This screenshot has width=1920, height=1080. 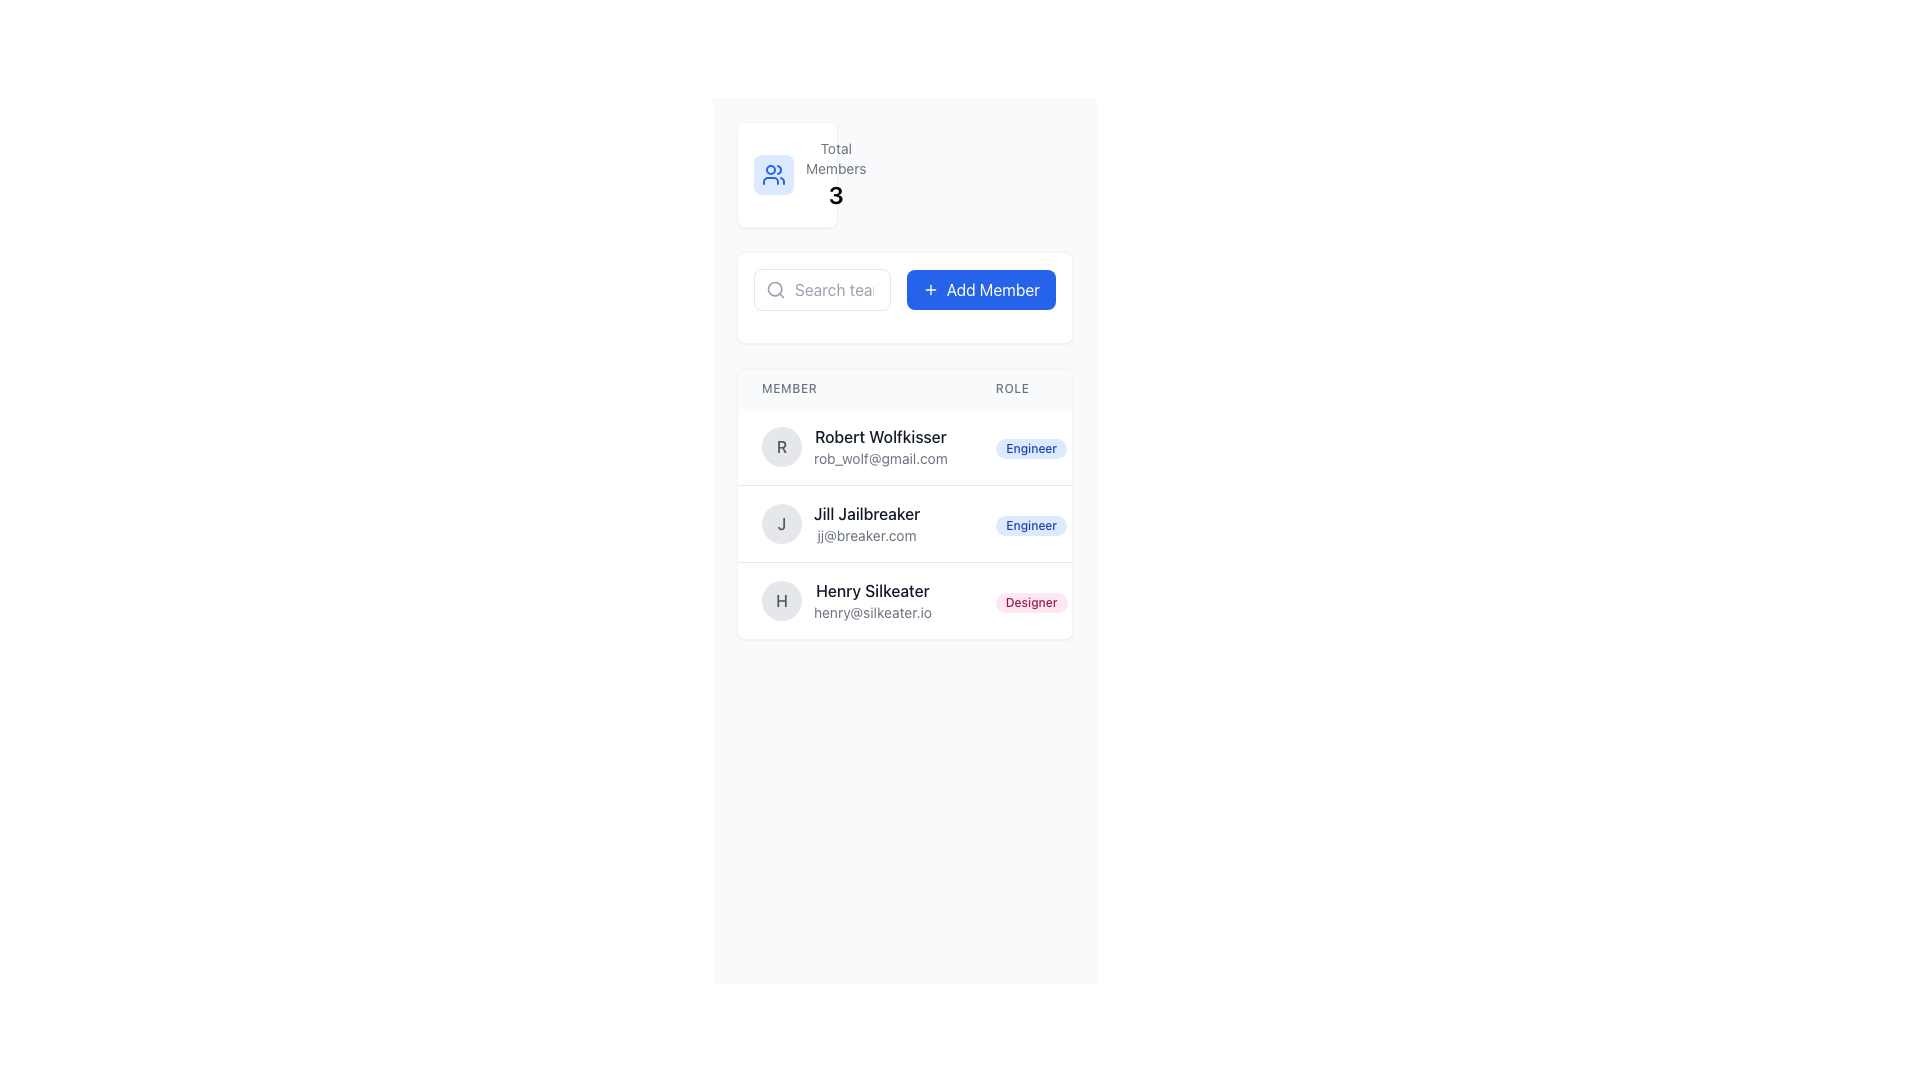 What do you see at coordinates (1031, 446) in the screenshot?
I see `the badge labeled 'Engineer' in blue font` at bounding box center [1031, 446].